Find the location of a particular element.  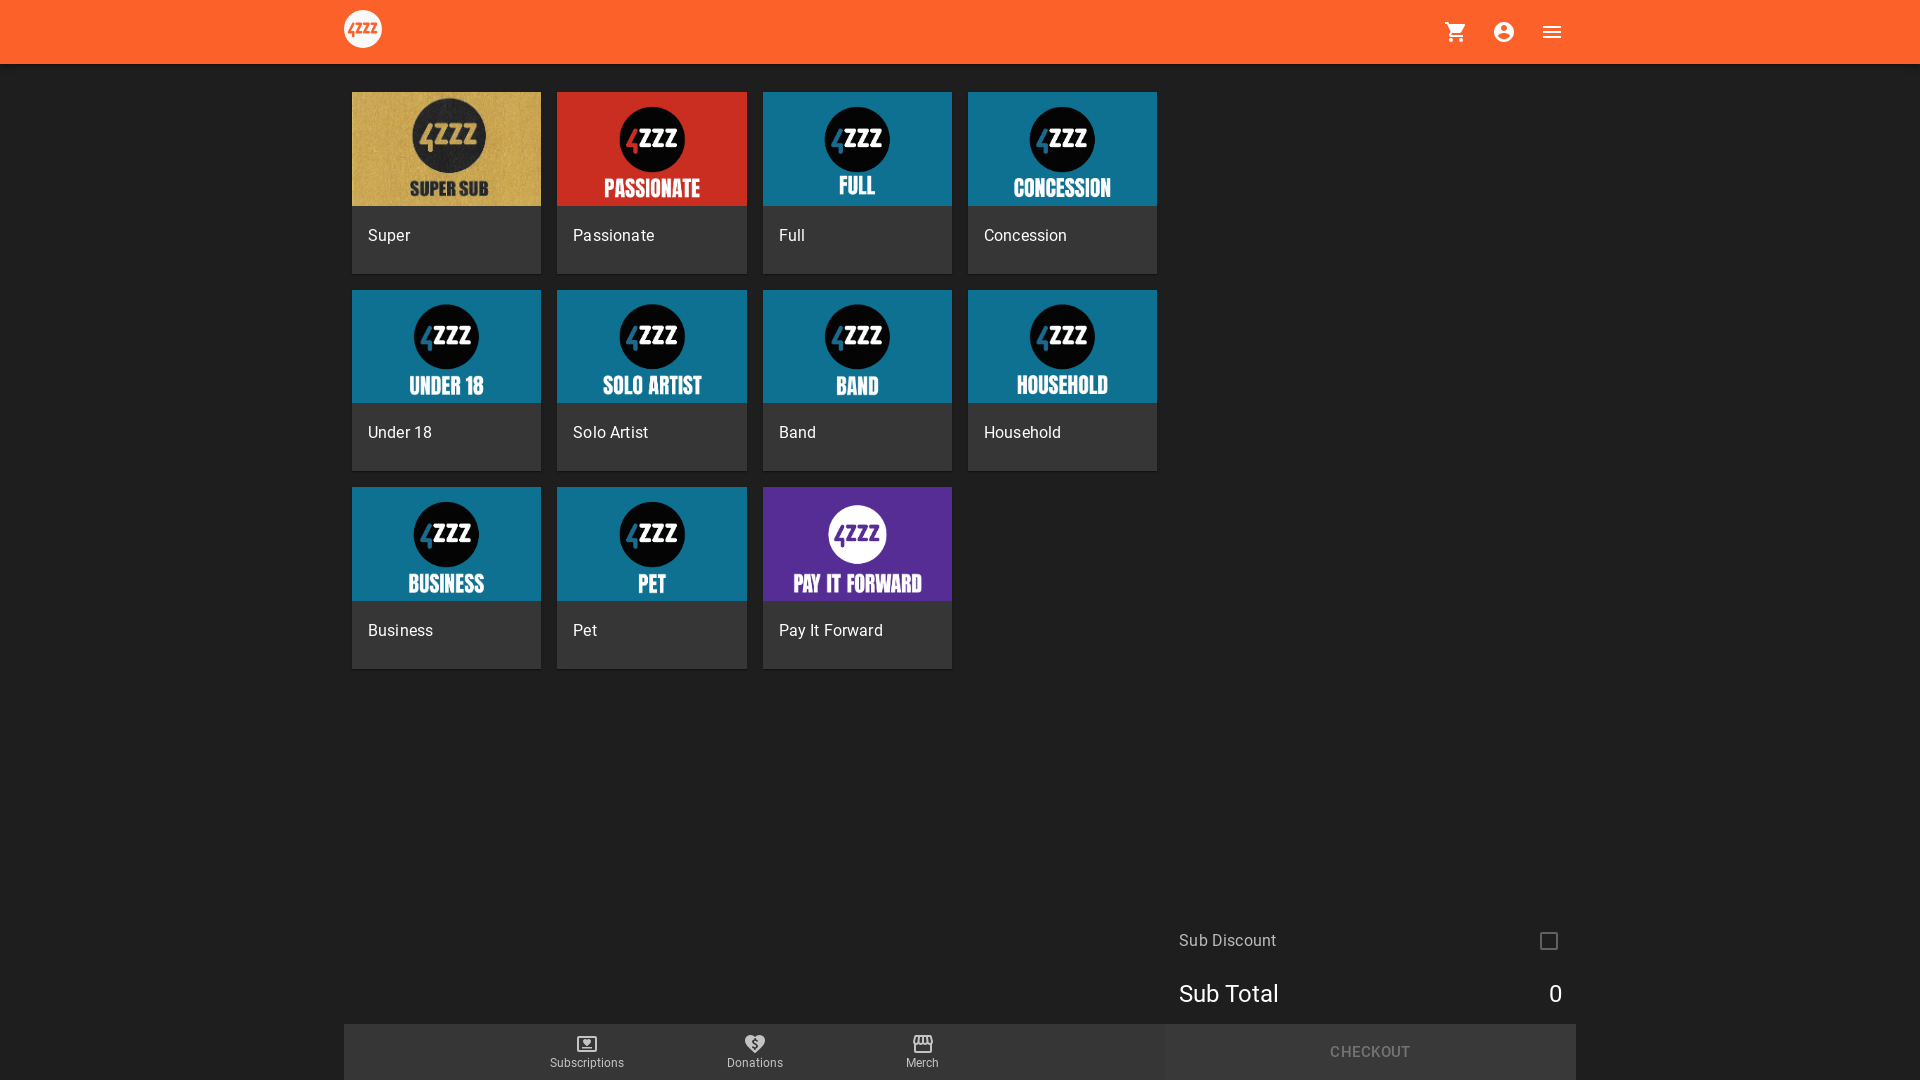

'Pay It Forward' is located at coordinates (857, 578).